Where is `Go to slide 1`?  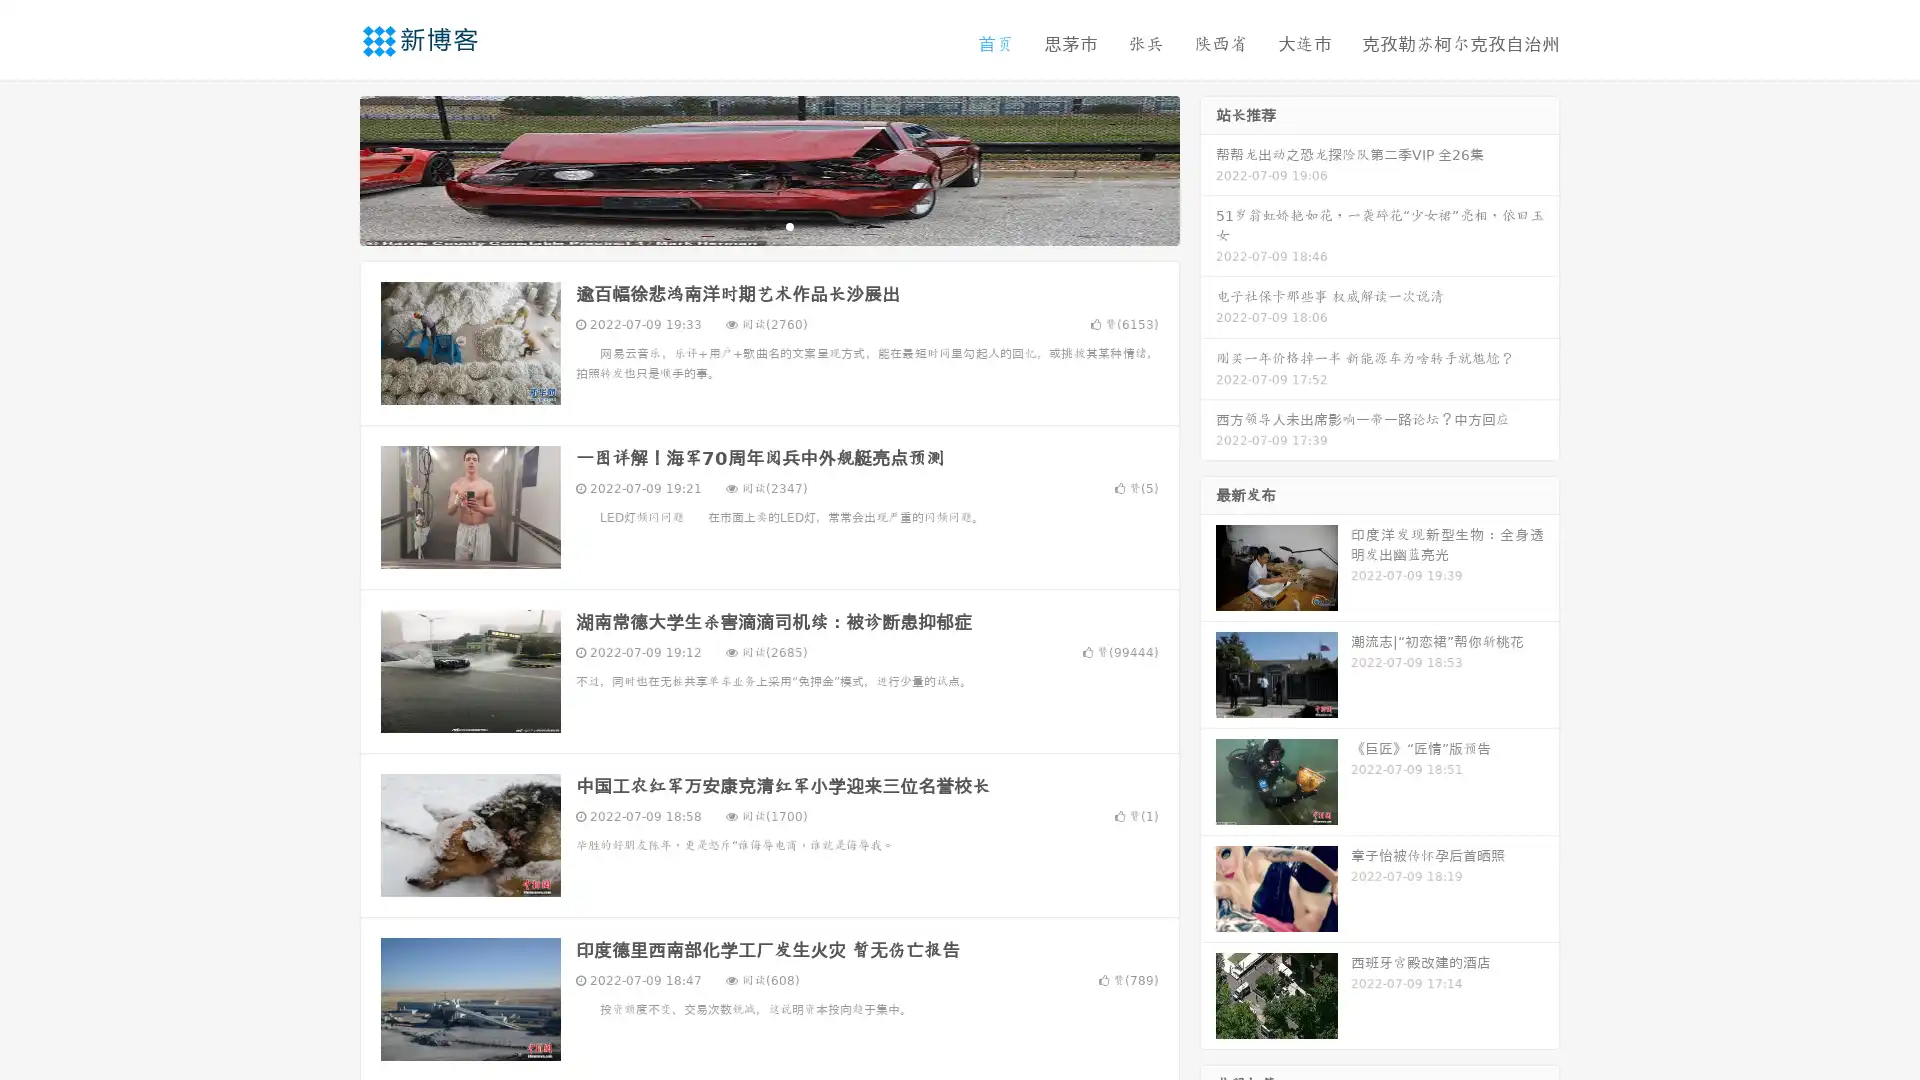 Go to slide 1 is located at coordinates (748, 225).